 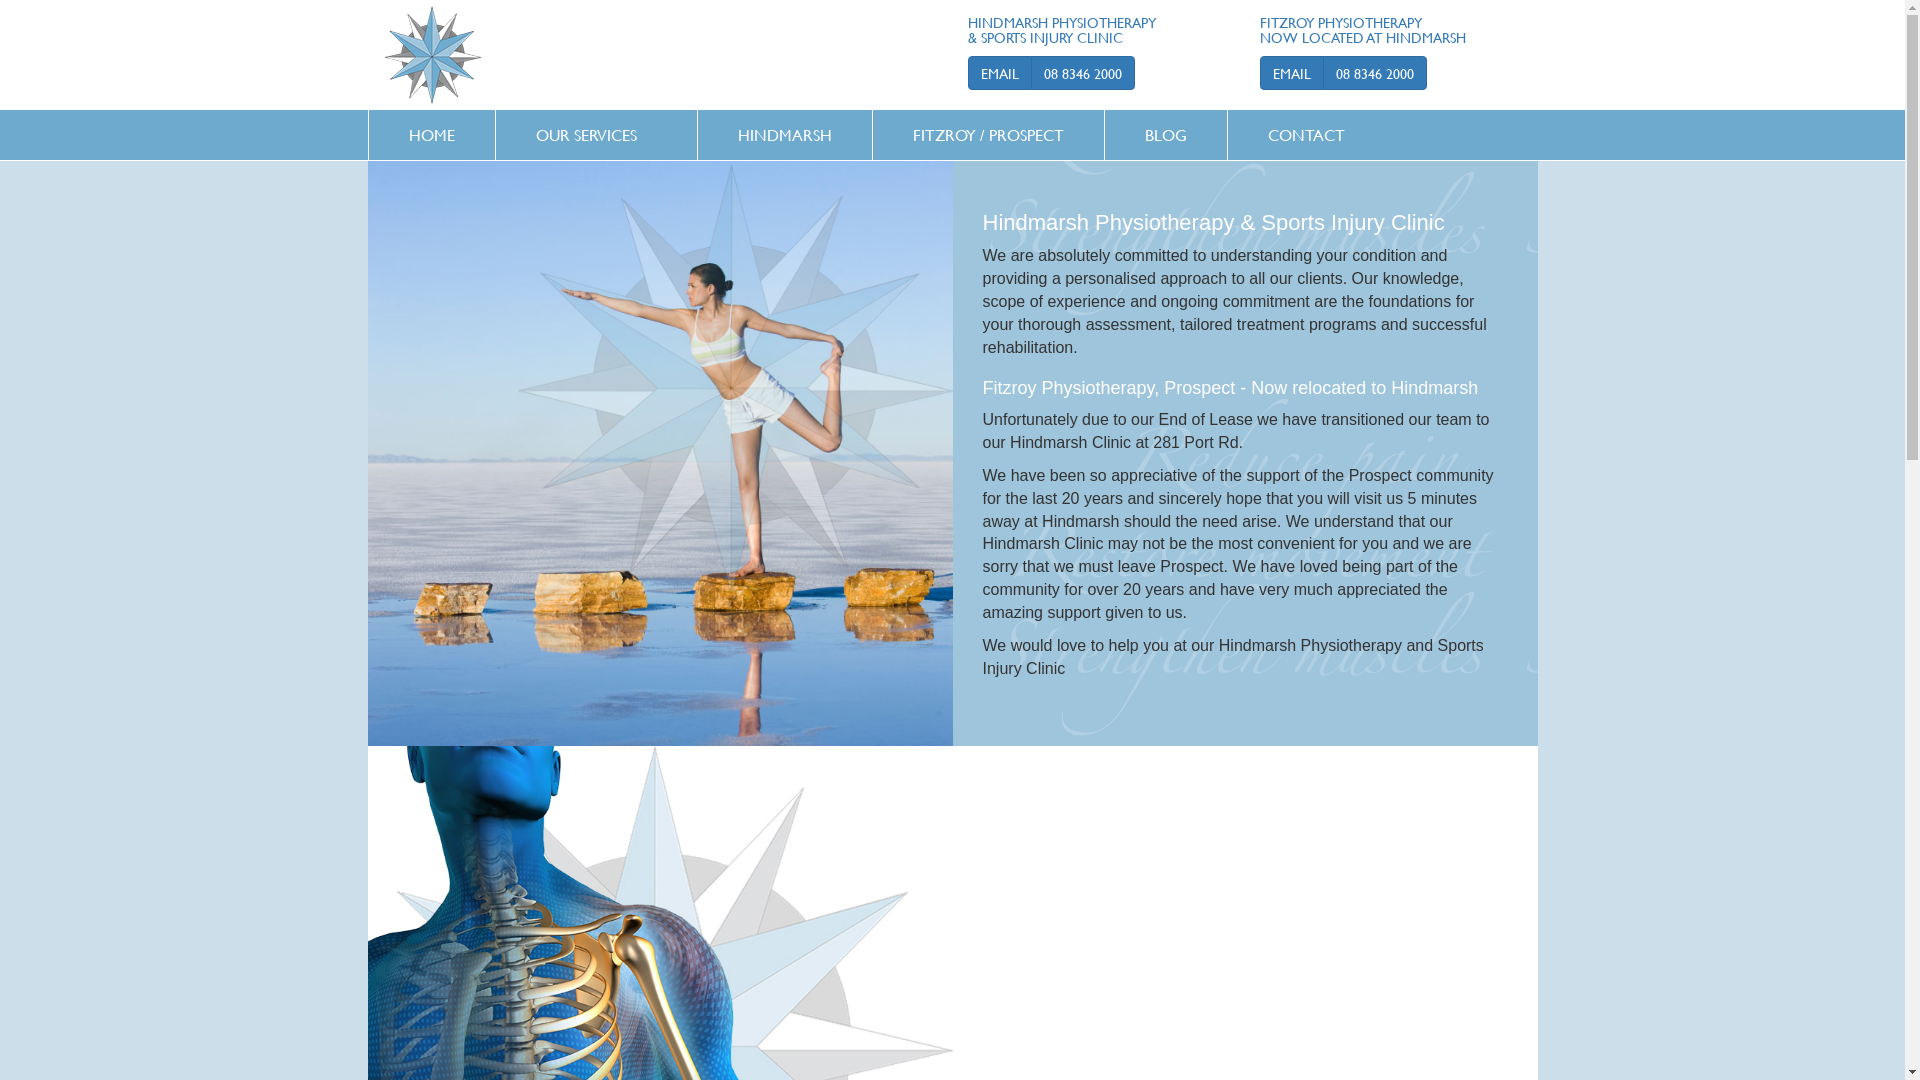 What do you see at coordinates (1030, 72) in the screenshot?
I see `'08 8346 2000'` at bounding box center [1030, 72].